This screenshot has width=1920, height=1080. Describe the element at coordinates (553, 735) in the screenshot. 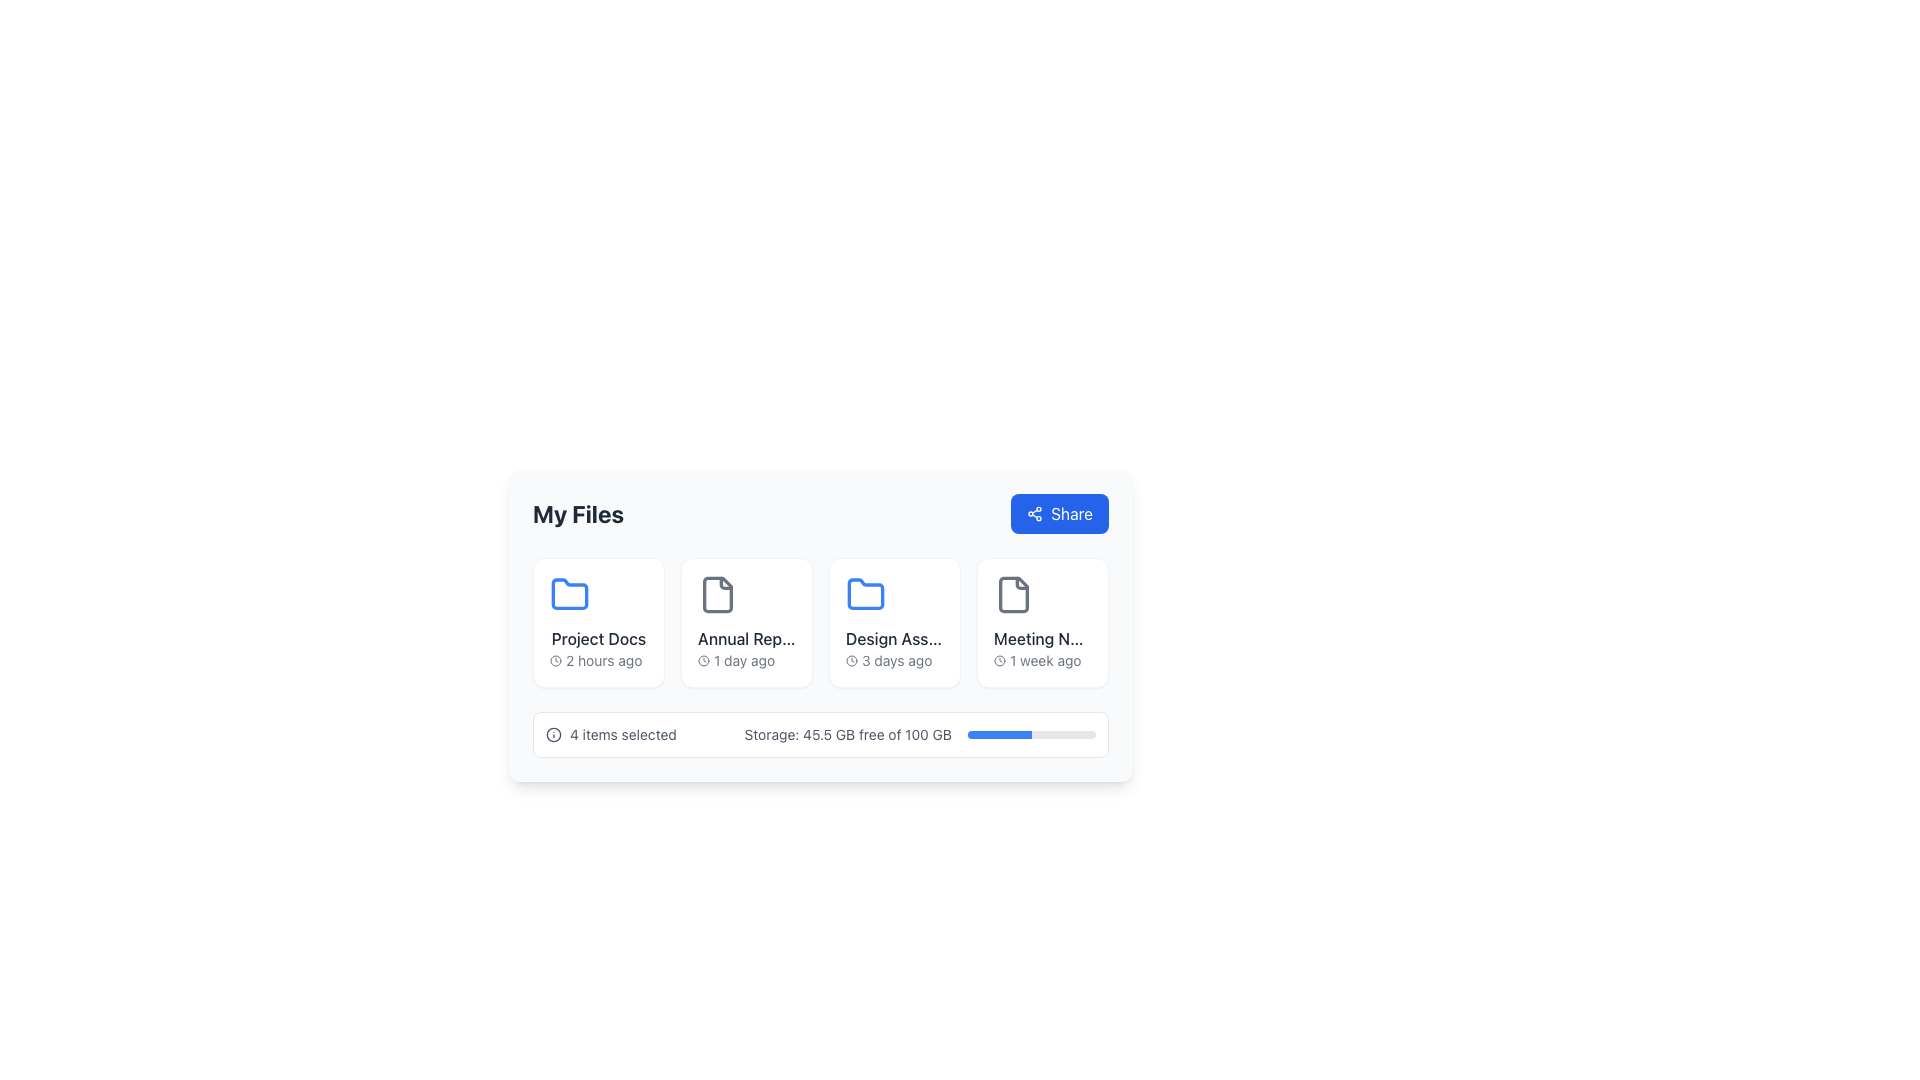

I see `the circular icon that is part of the composite graphic indicating '4 items selected' in the 'My Files' interface` at that location.